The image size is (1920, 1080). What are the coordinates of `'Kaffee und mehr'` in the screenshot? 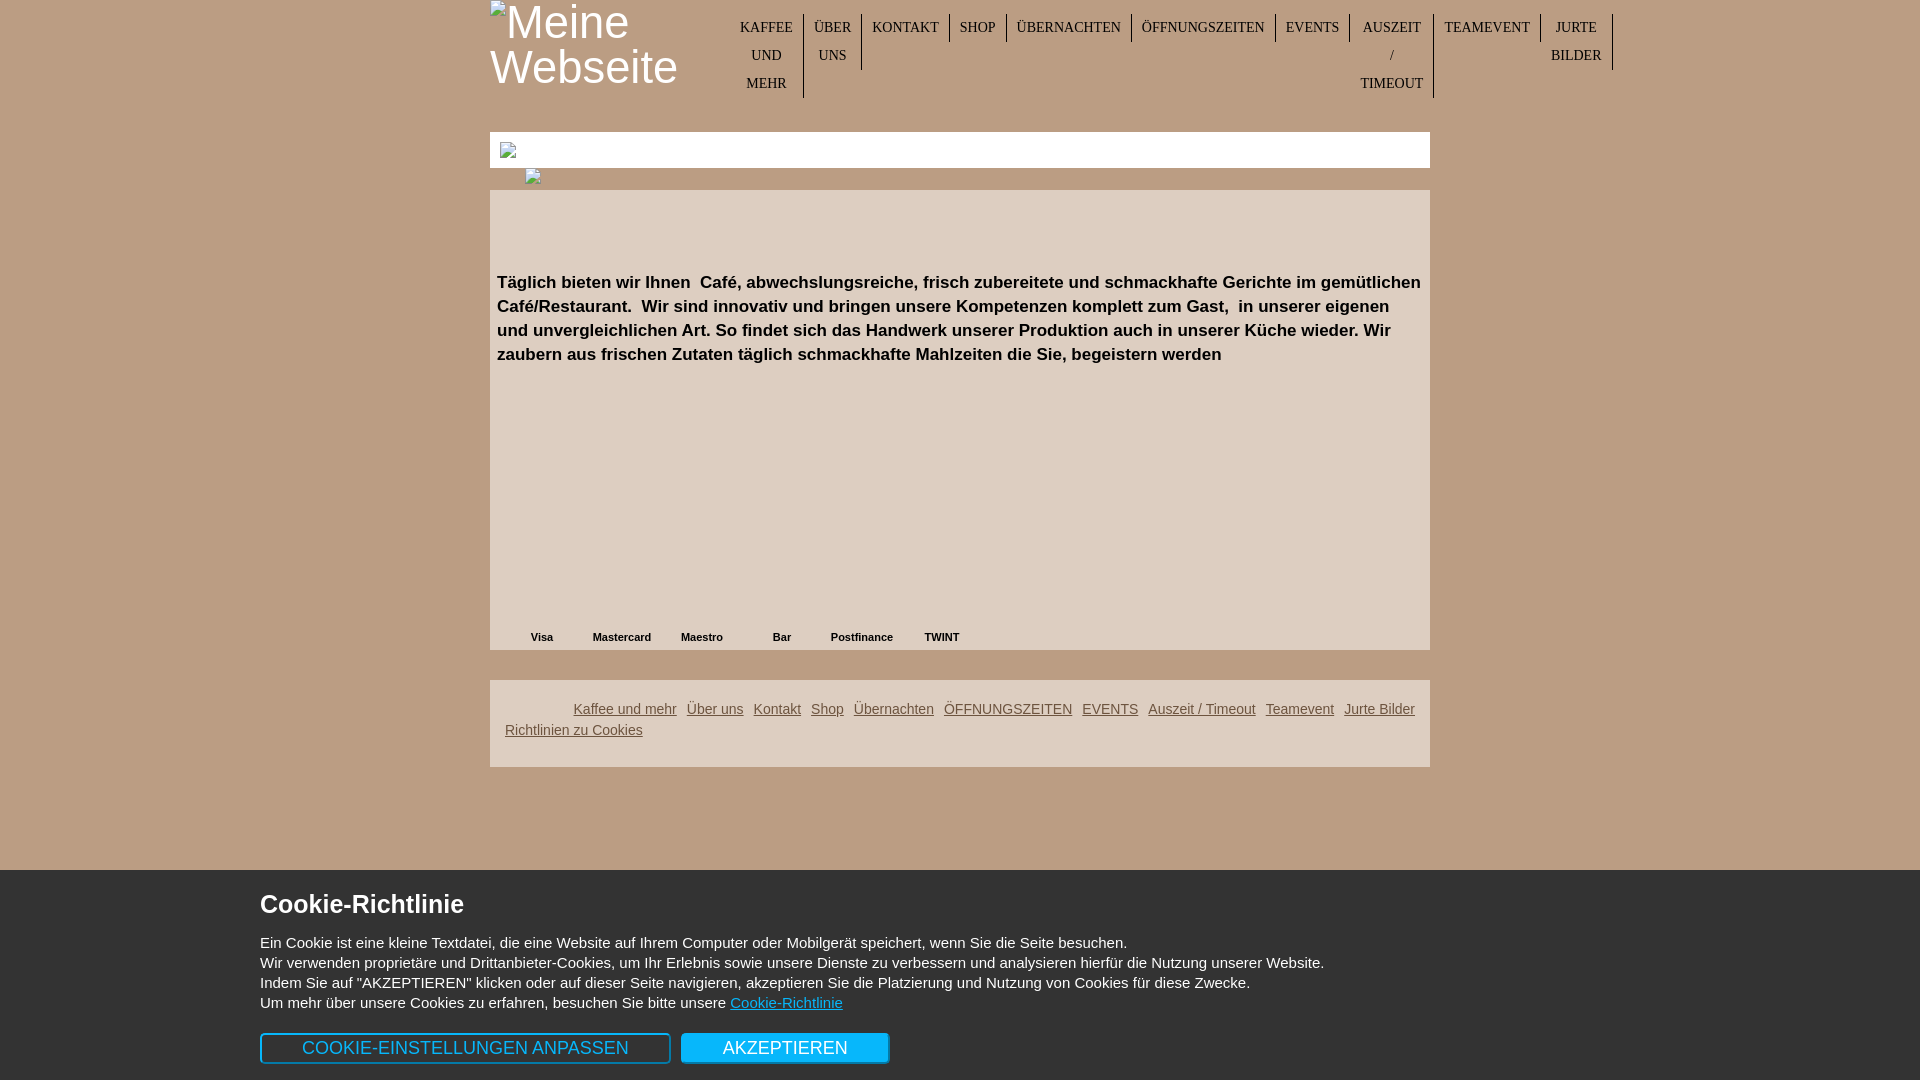 It's located at (573, 708).